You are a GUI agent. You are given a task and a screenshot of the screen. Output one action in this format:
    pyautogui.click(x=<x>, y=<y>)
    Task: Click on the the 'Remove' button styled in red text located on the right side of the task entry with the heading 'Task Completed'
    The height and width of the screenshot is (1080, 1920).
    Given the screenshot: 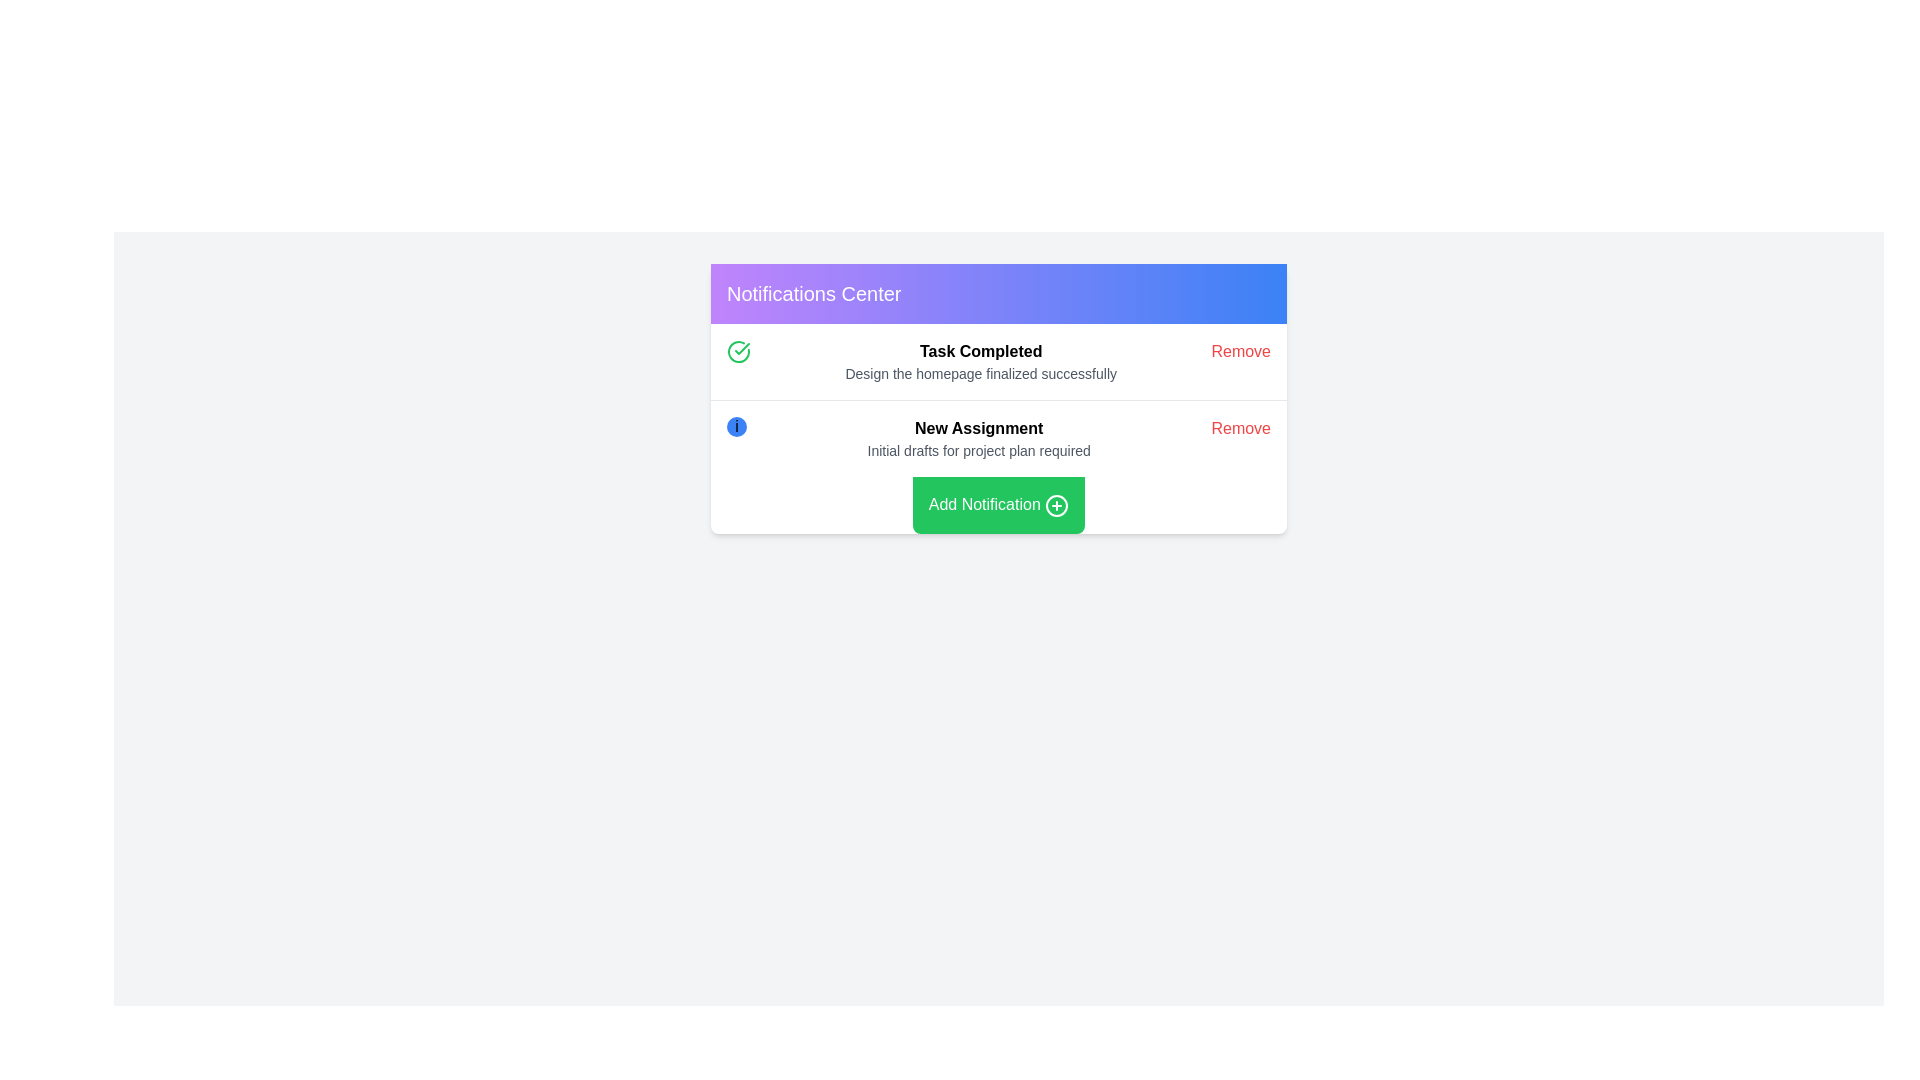 What is the action you would take?
    pyautogui.click(x=1240, y=350)
    